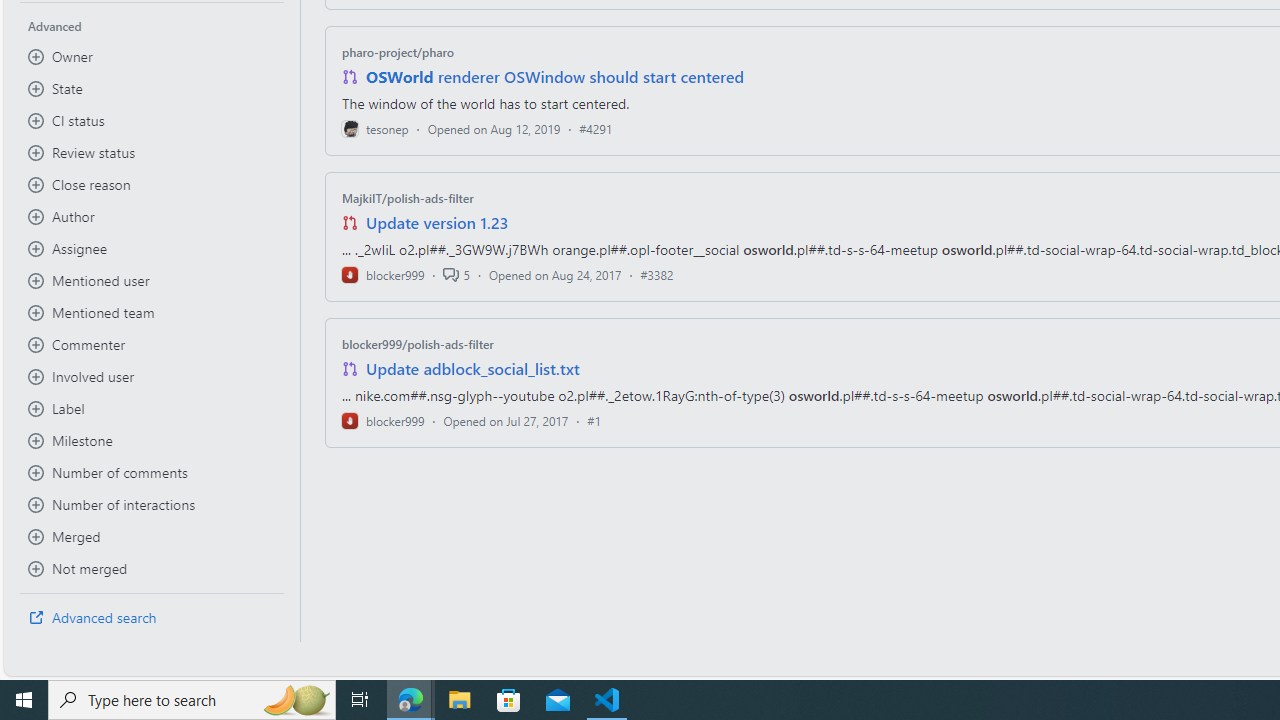  Describe the element at coordinates (151, 617) in the screenshot. I see `'Advanced search'` at that location.